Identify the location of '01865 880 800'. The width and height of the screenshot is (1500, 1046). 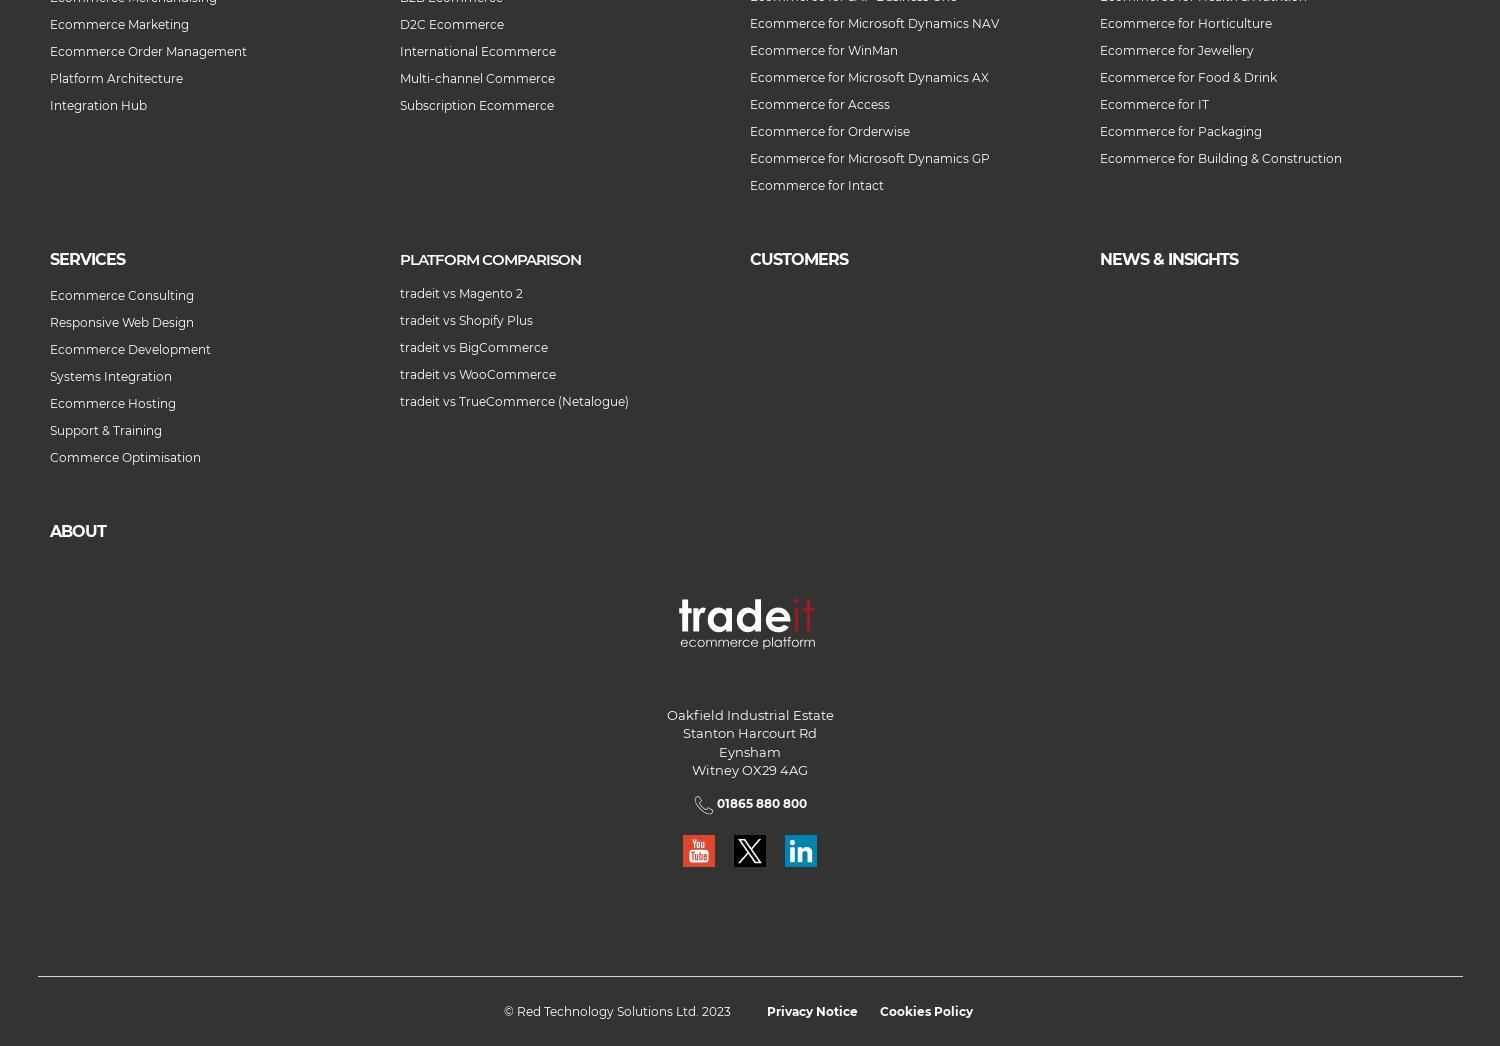
(759, 803).